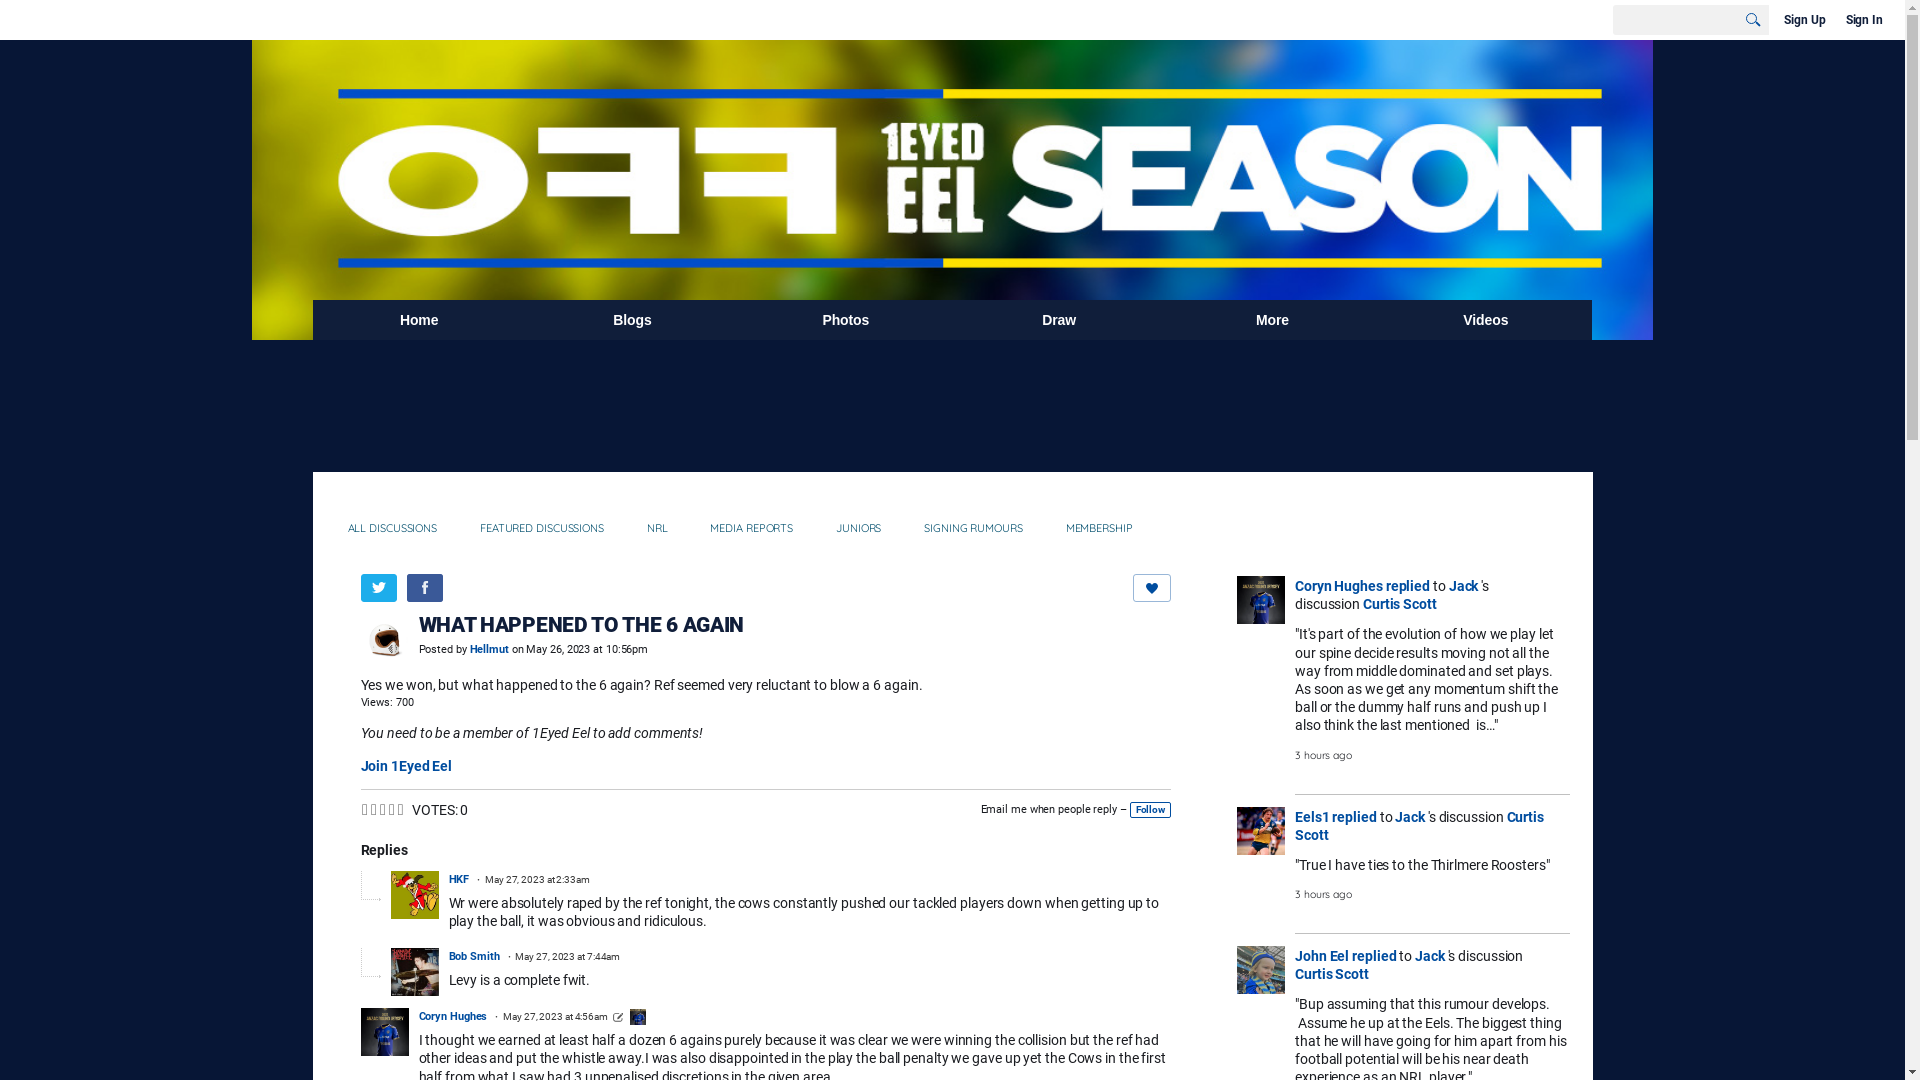 The height and width of the screenshot is (1080, 1920). What do you see at coordinates (457, 878) in the screenshot?
I see `'HKF'` at bounding box center [457, 878].